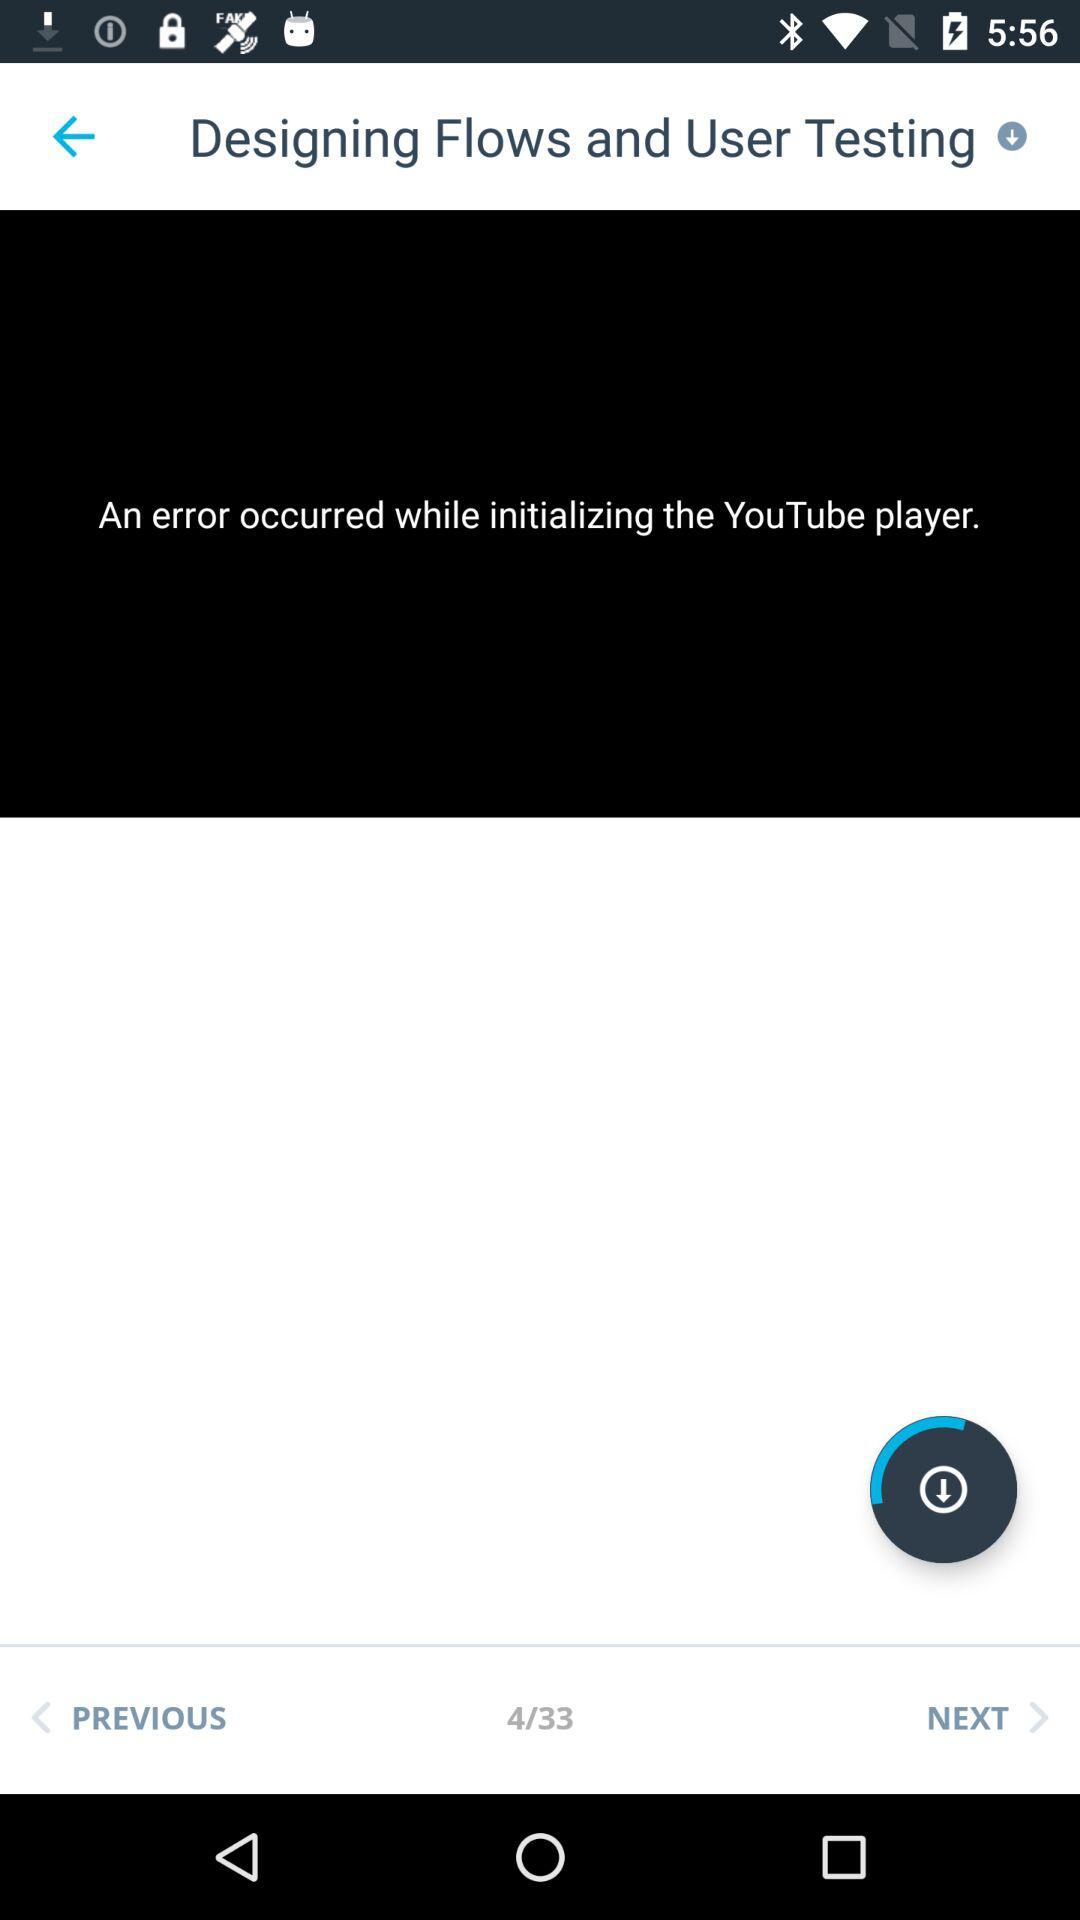 The width and height of the screenshot is (1080, 1920). I want to click on the app below the an error occurred item, so click(128, 1716).